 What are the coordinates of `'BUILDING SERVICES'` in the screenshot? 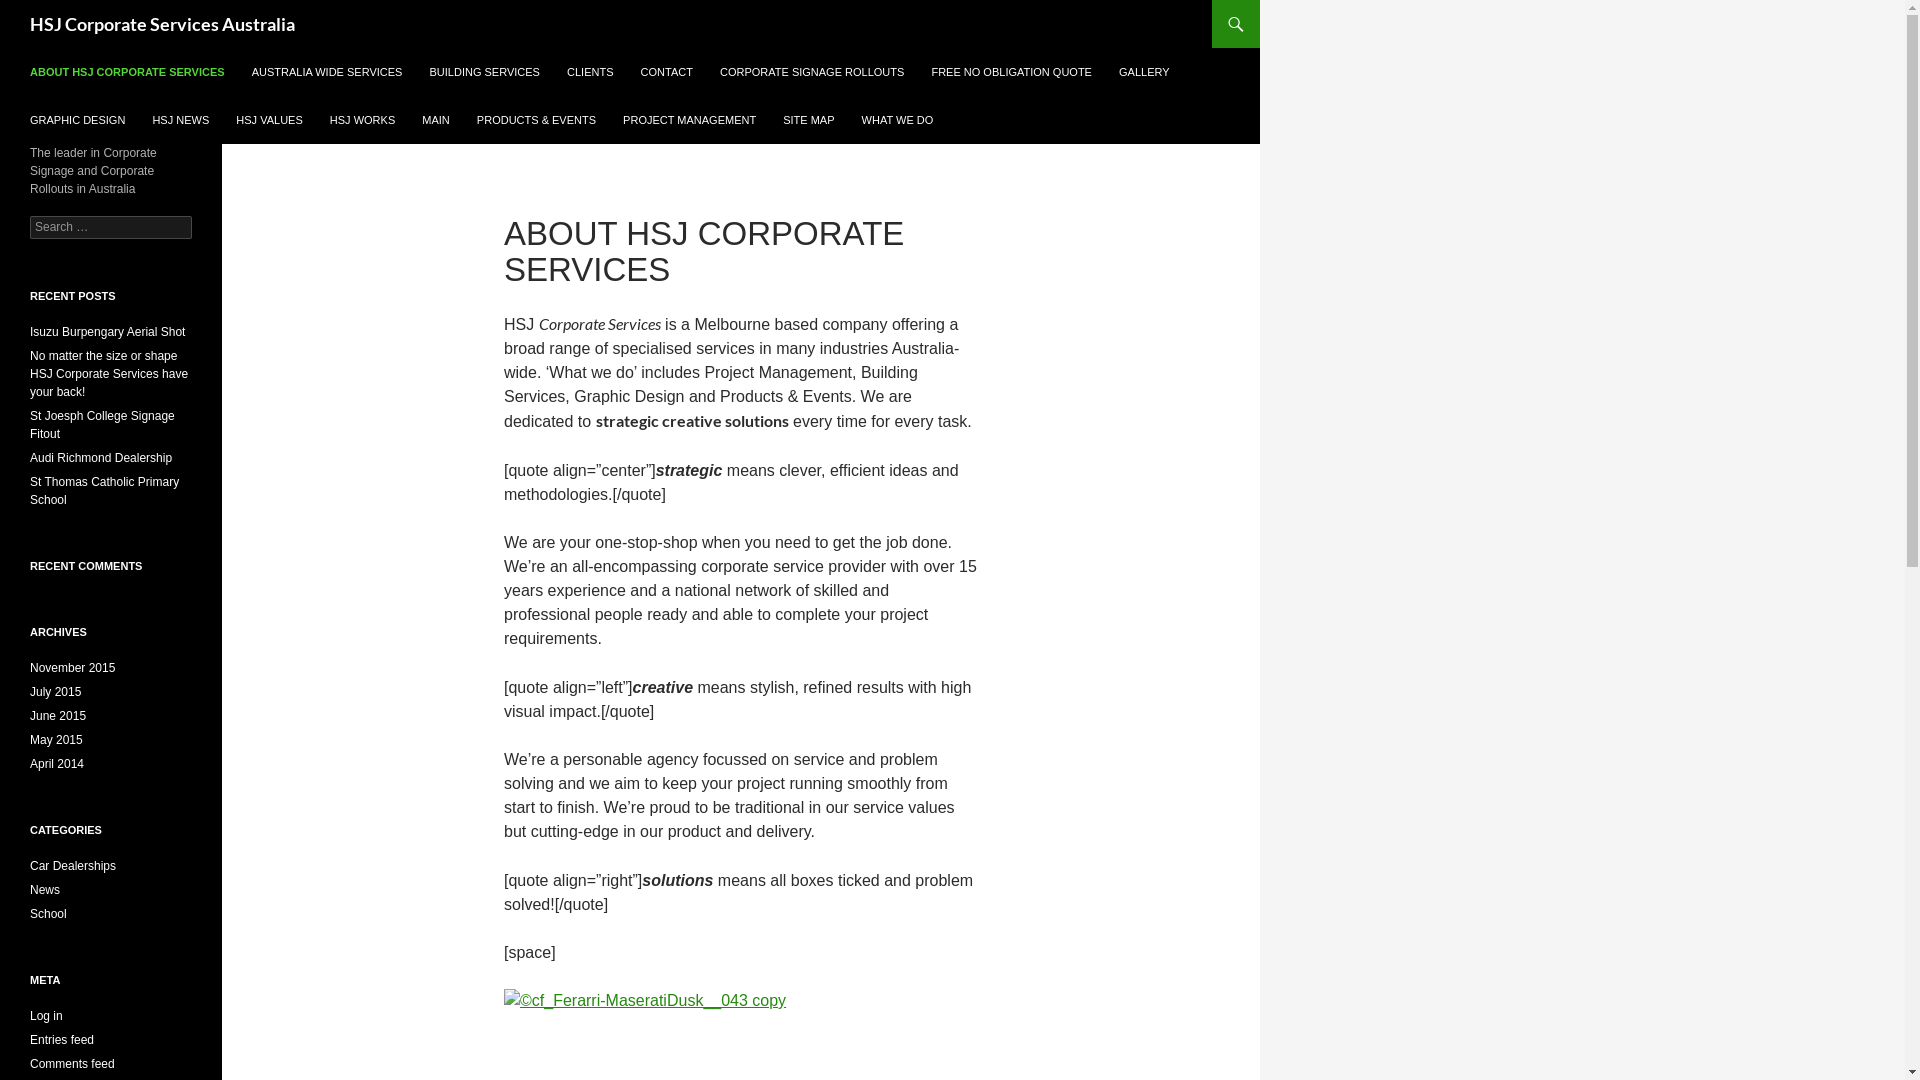 It's located at (484, 71).